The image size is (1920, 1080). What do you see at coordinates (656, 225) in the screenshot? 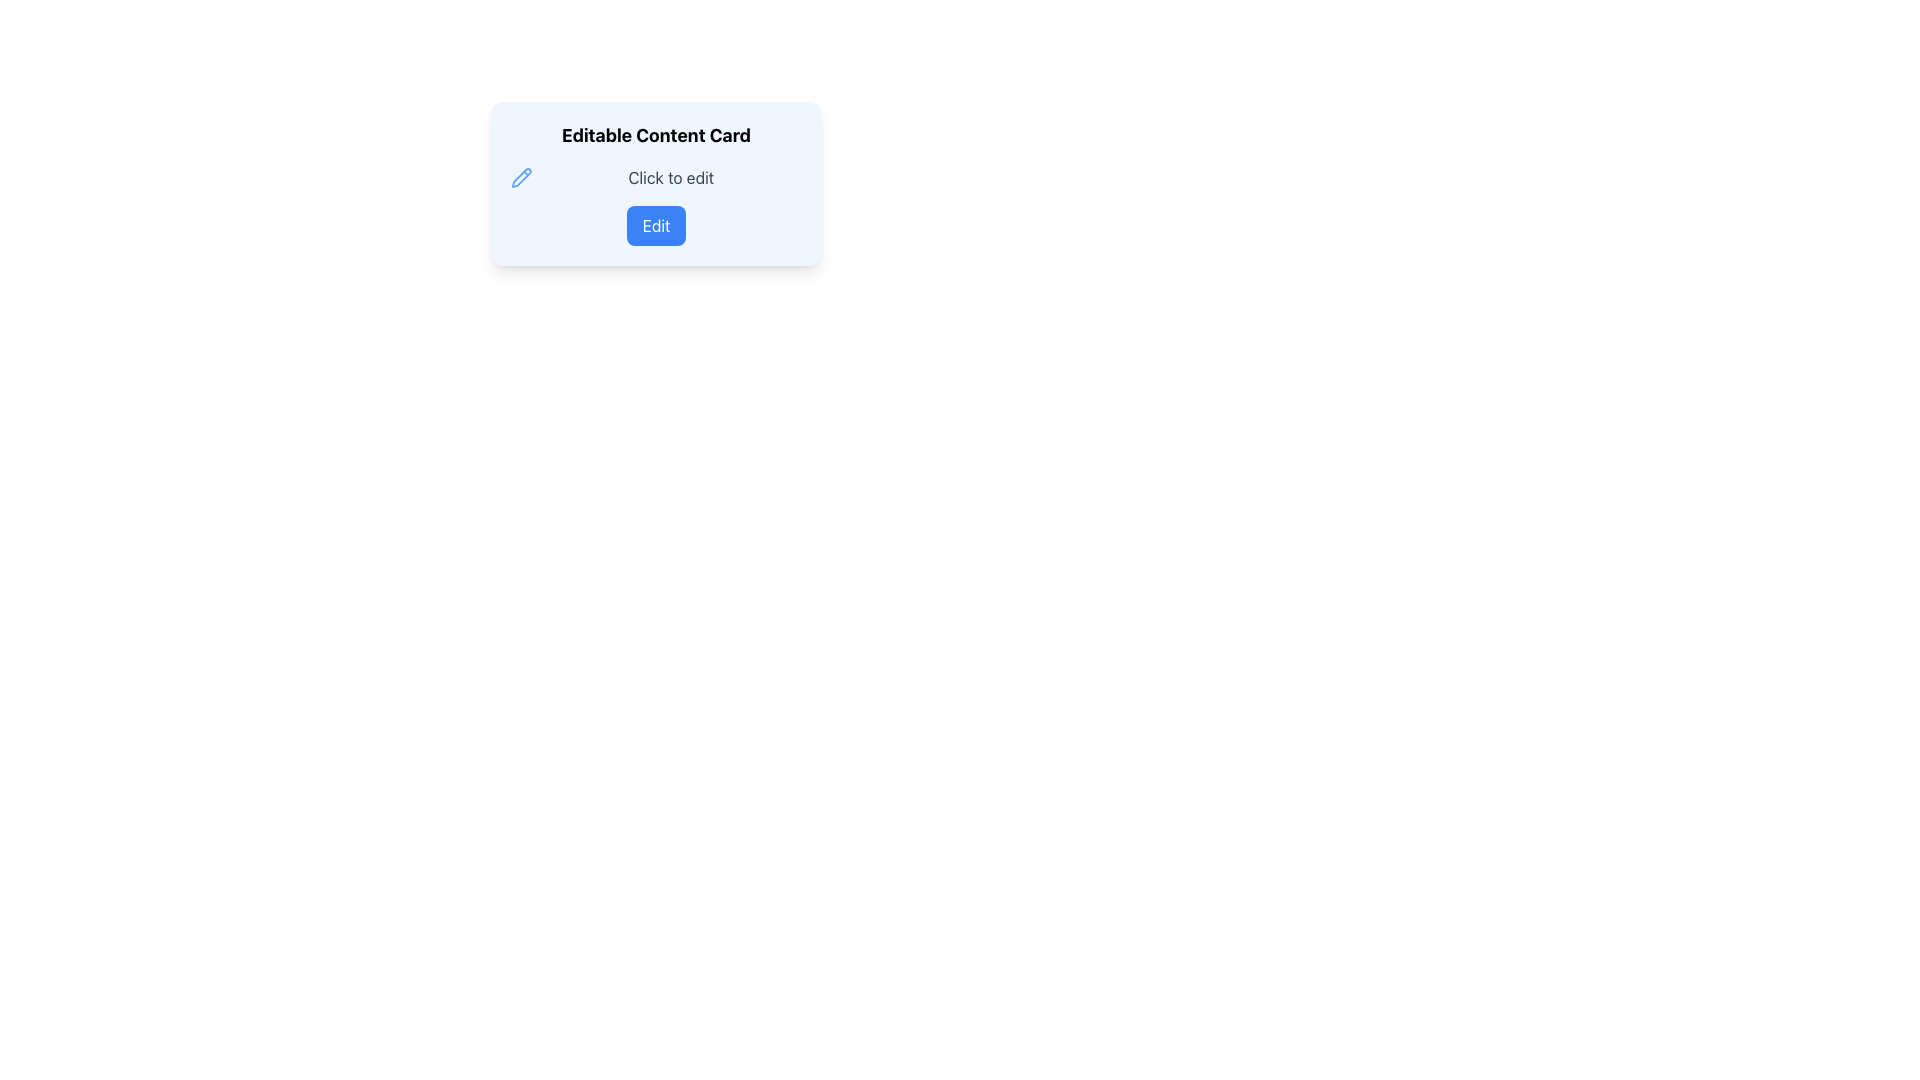
I see `the rectangular blue button labeled 'Edit' with rounded corners for visual feedback` at bounding box center [656, 225].